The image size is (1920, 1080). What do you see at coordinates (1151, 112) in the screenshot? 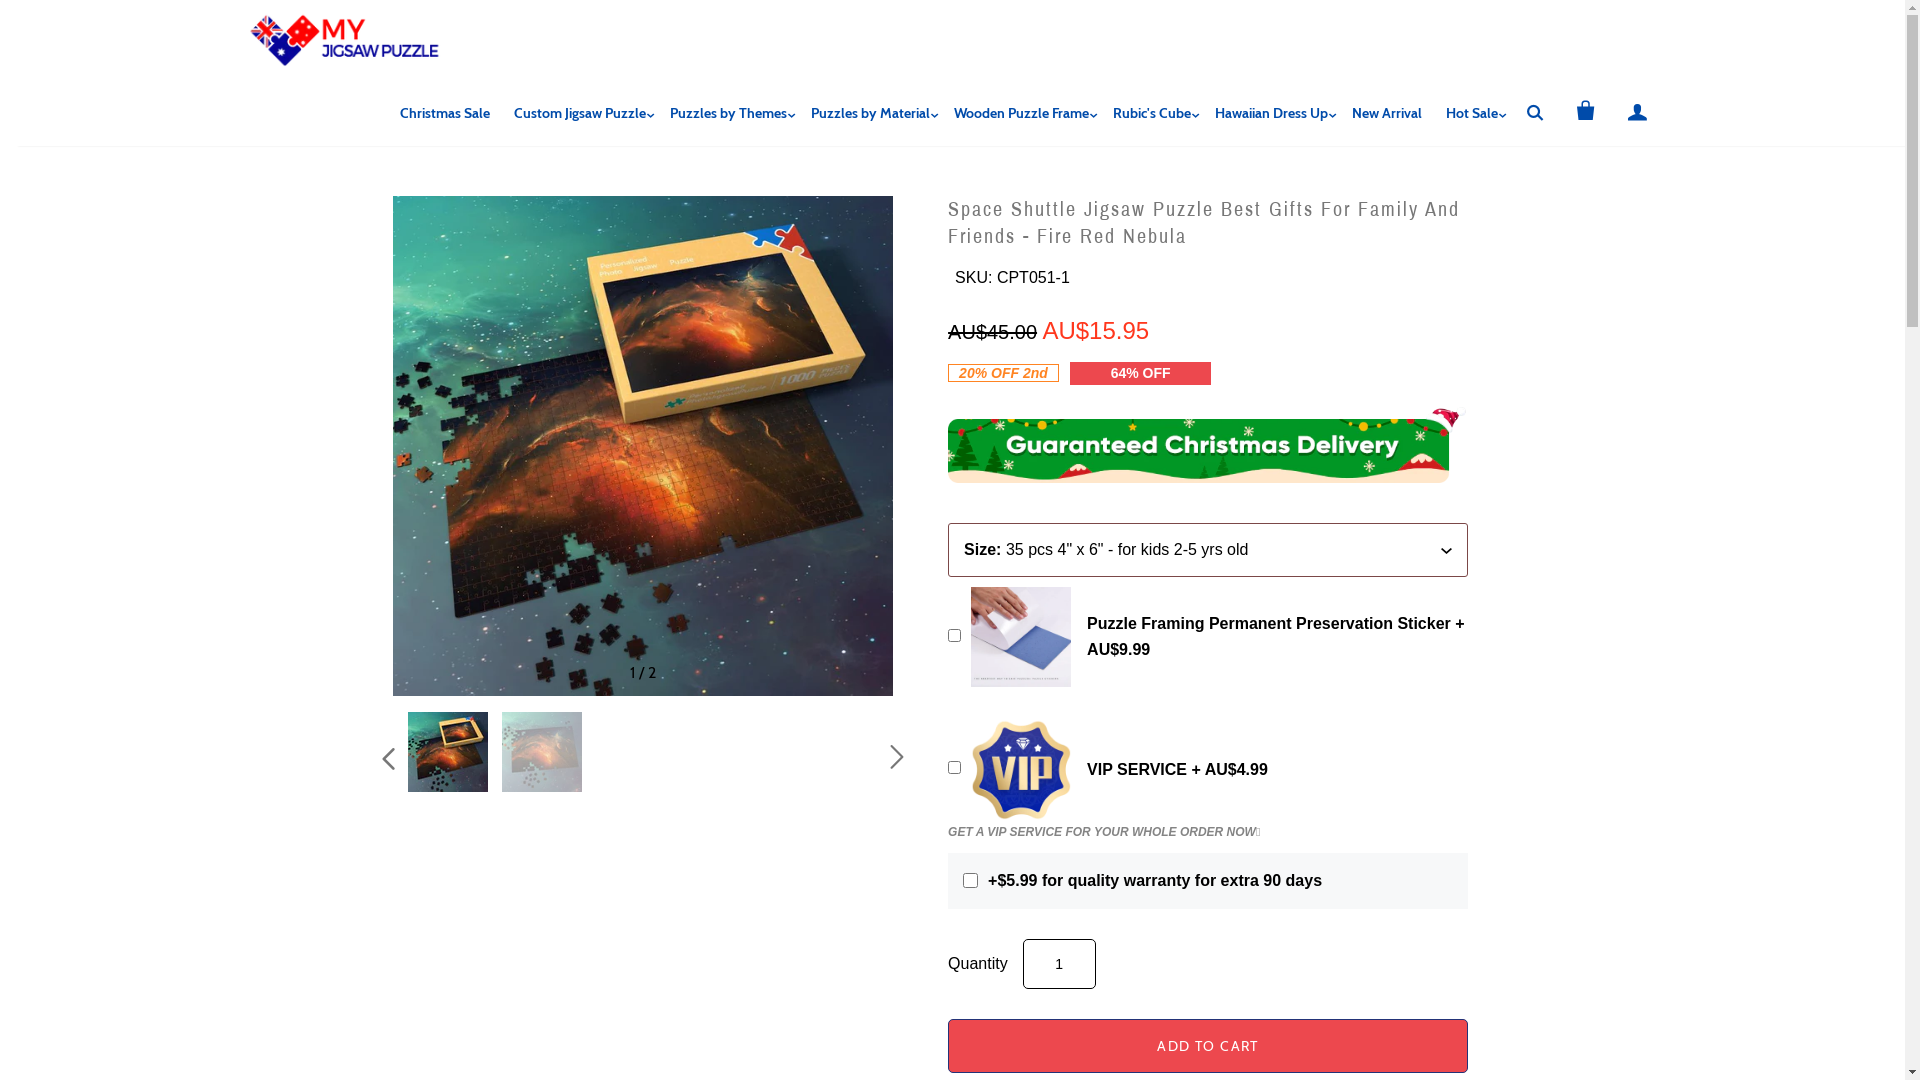
I see `'Rubic's Cube'` at bounding box center [1151, 112].